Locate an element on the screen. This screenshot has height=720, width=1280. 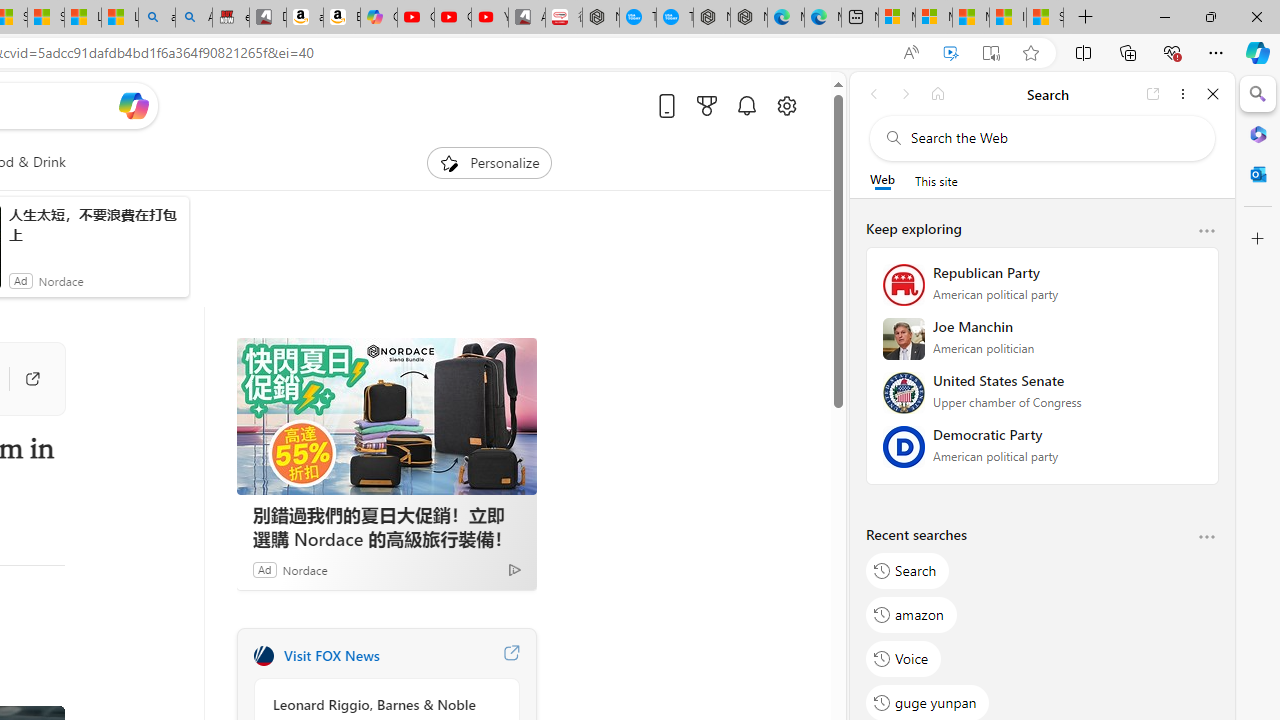
'Open link in new tab' is located at coordinates (1153, 93).